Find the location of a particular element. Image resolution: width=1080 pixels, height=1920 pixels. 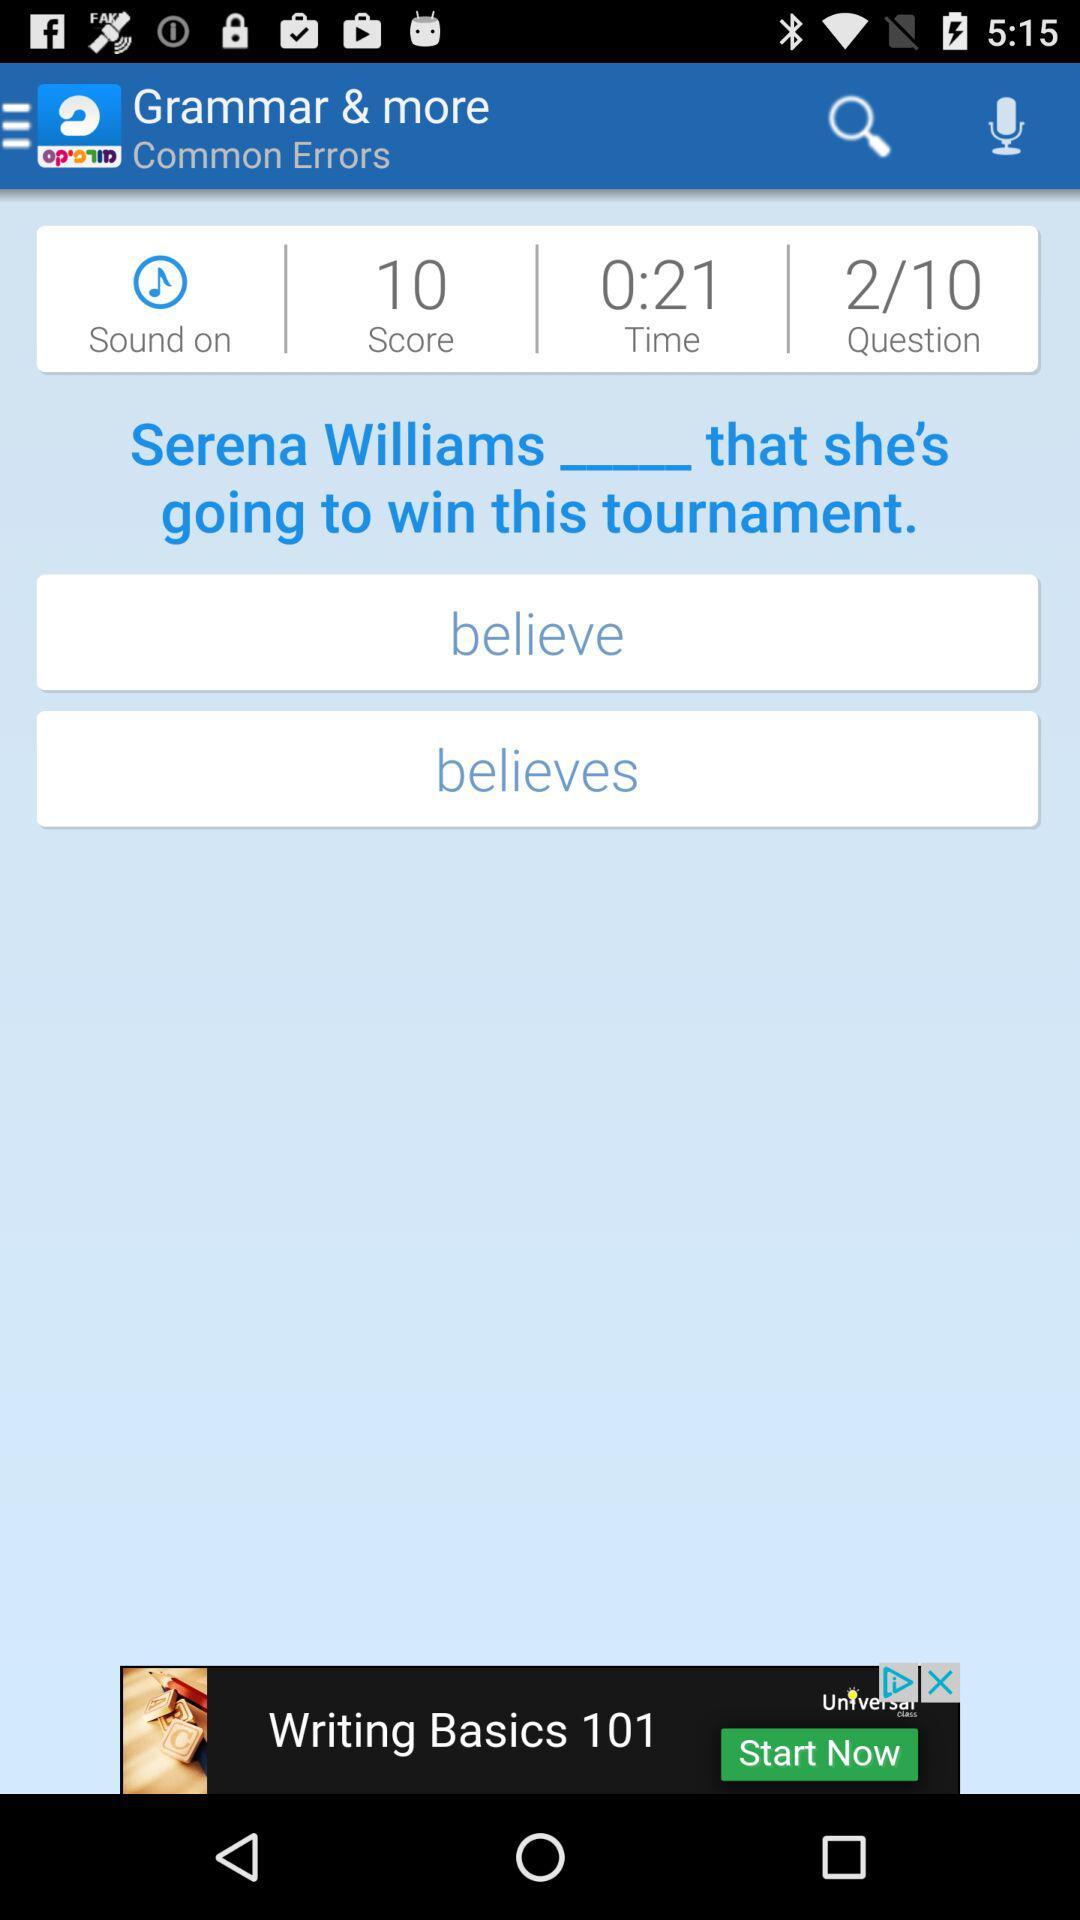

click advertisement is located at coordinates (540, 1727).